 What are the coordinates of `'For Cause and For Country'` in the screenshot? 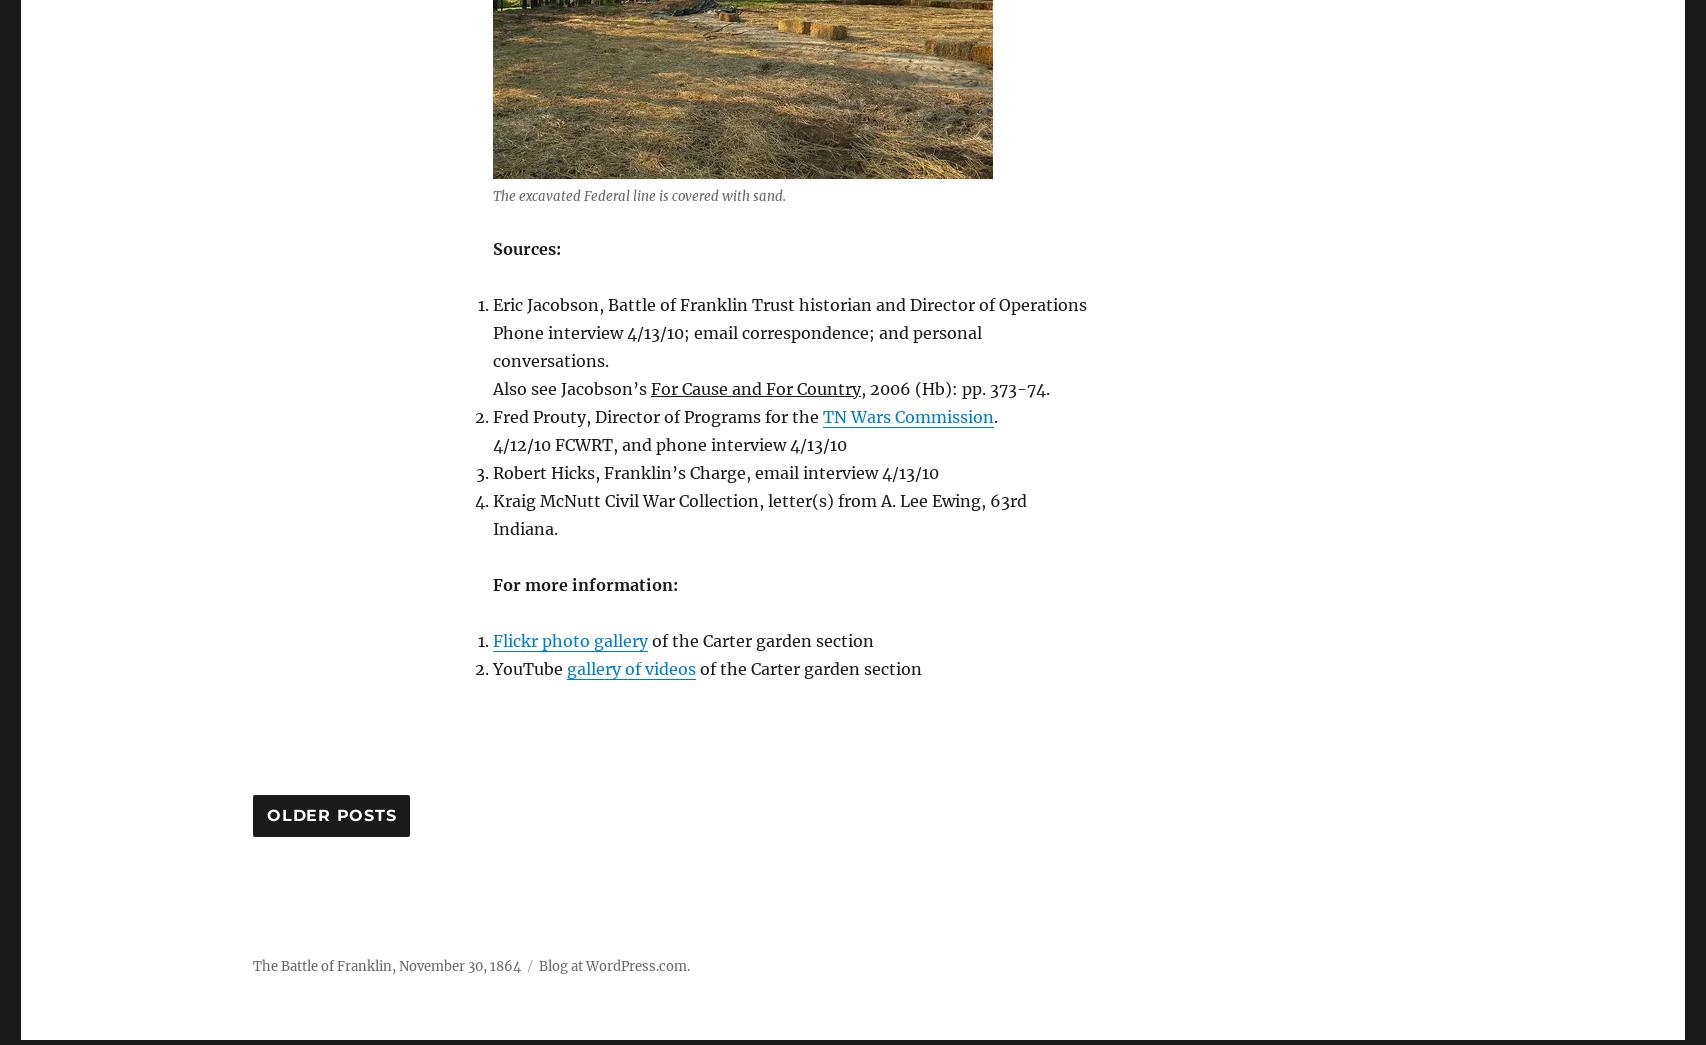 It's located at (754, 387).